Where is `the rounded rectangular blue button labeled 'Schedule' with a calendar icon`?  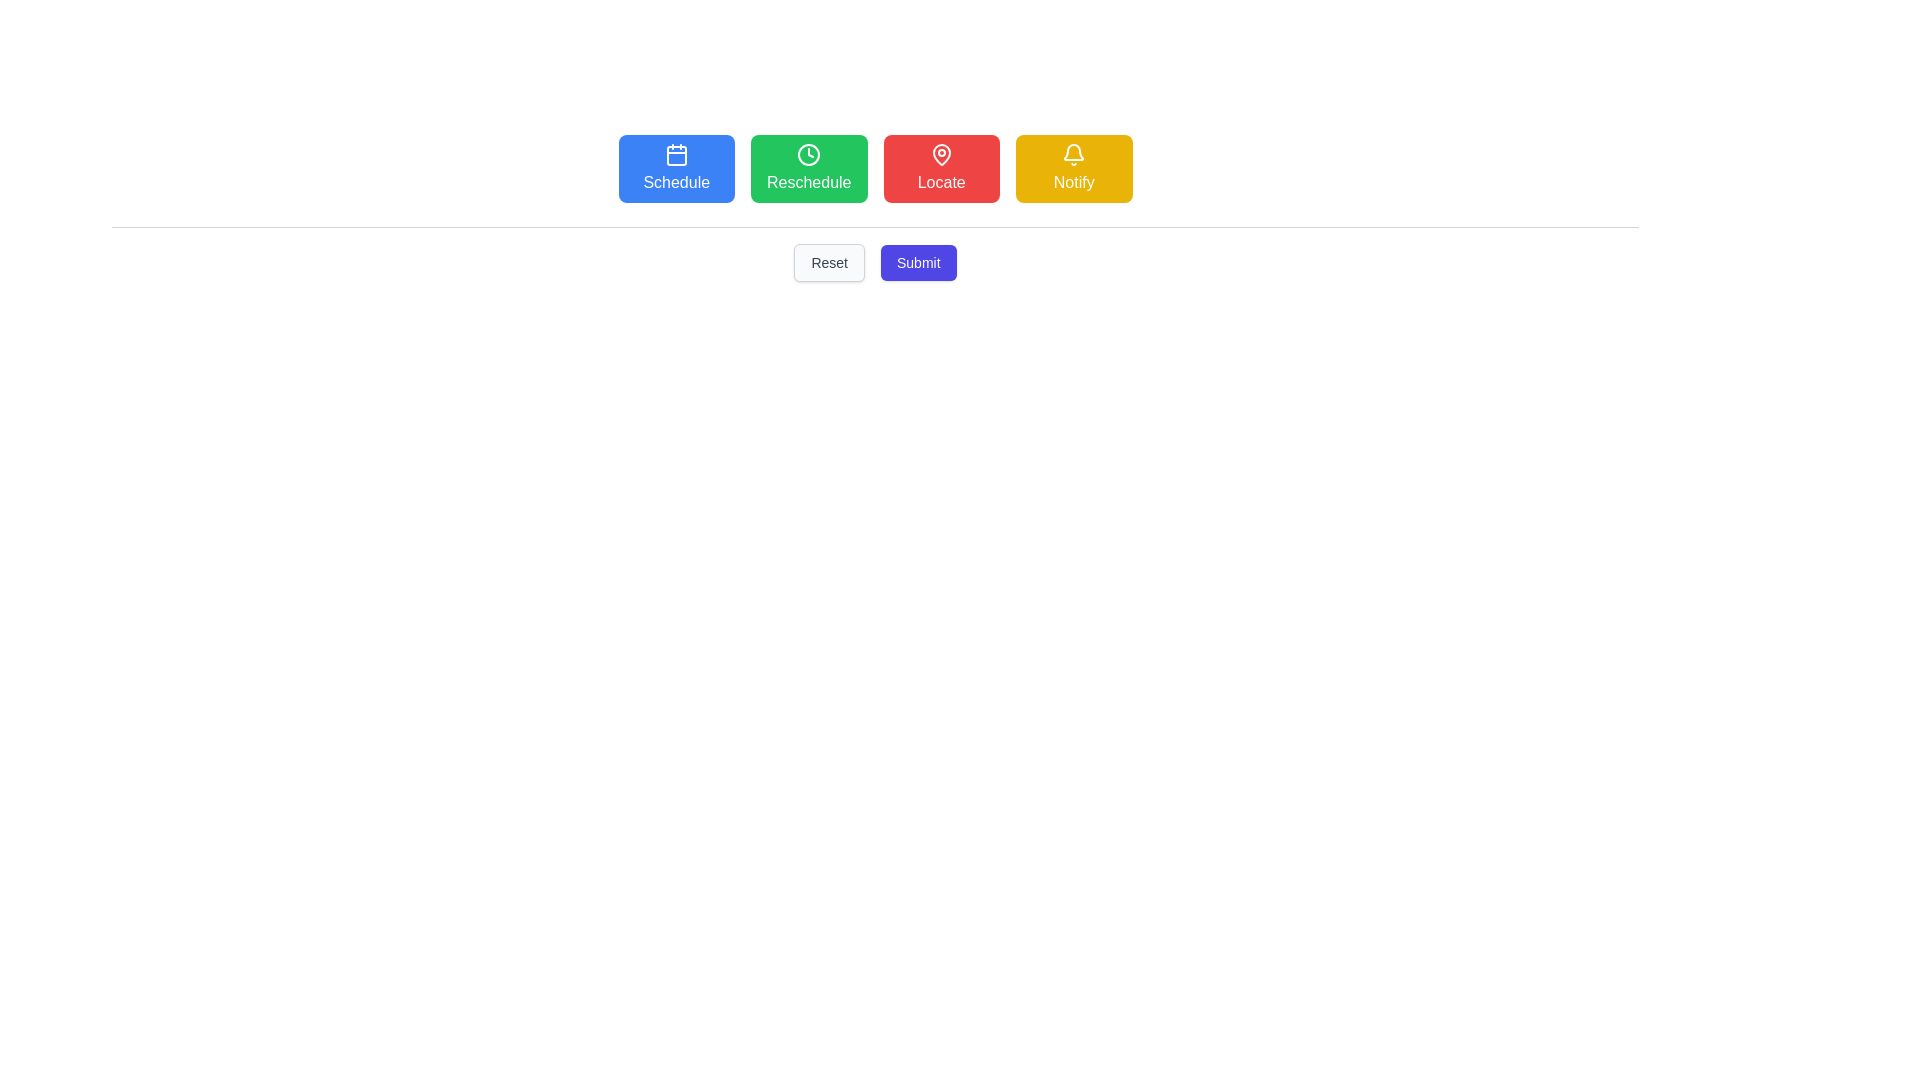
the rounded rectangular blue button labeled 'Schedule' with a calendar icon is located at coordinates (676, 168).